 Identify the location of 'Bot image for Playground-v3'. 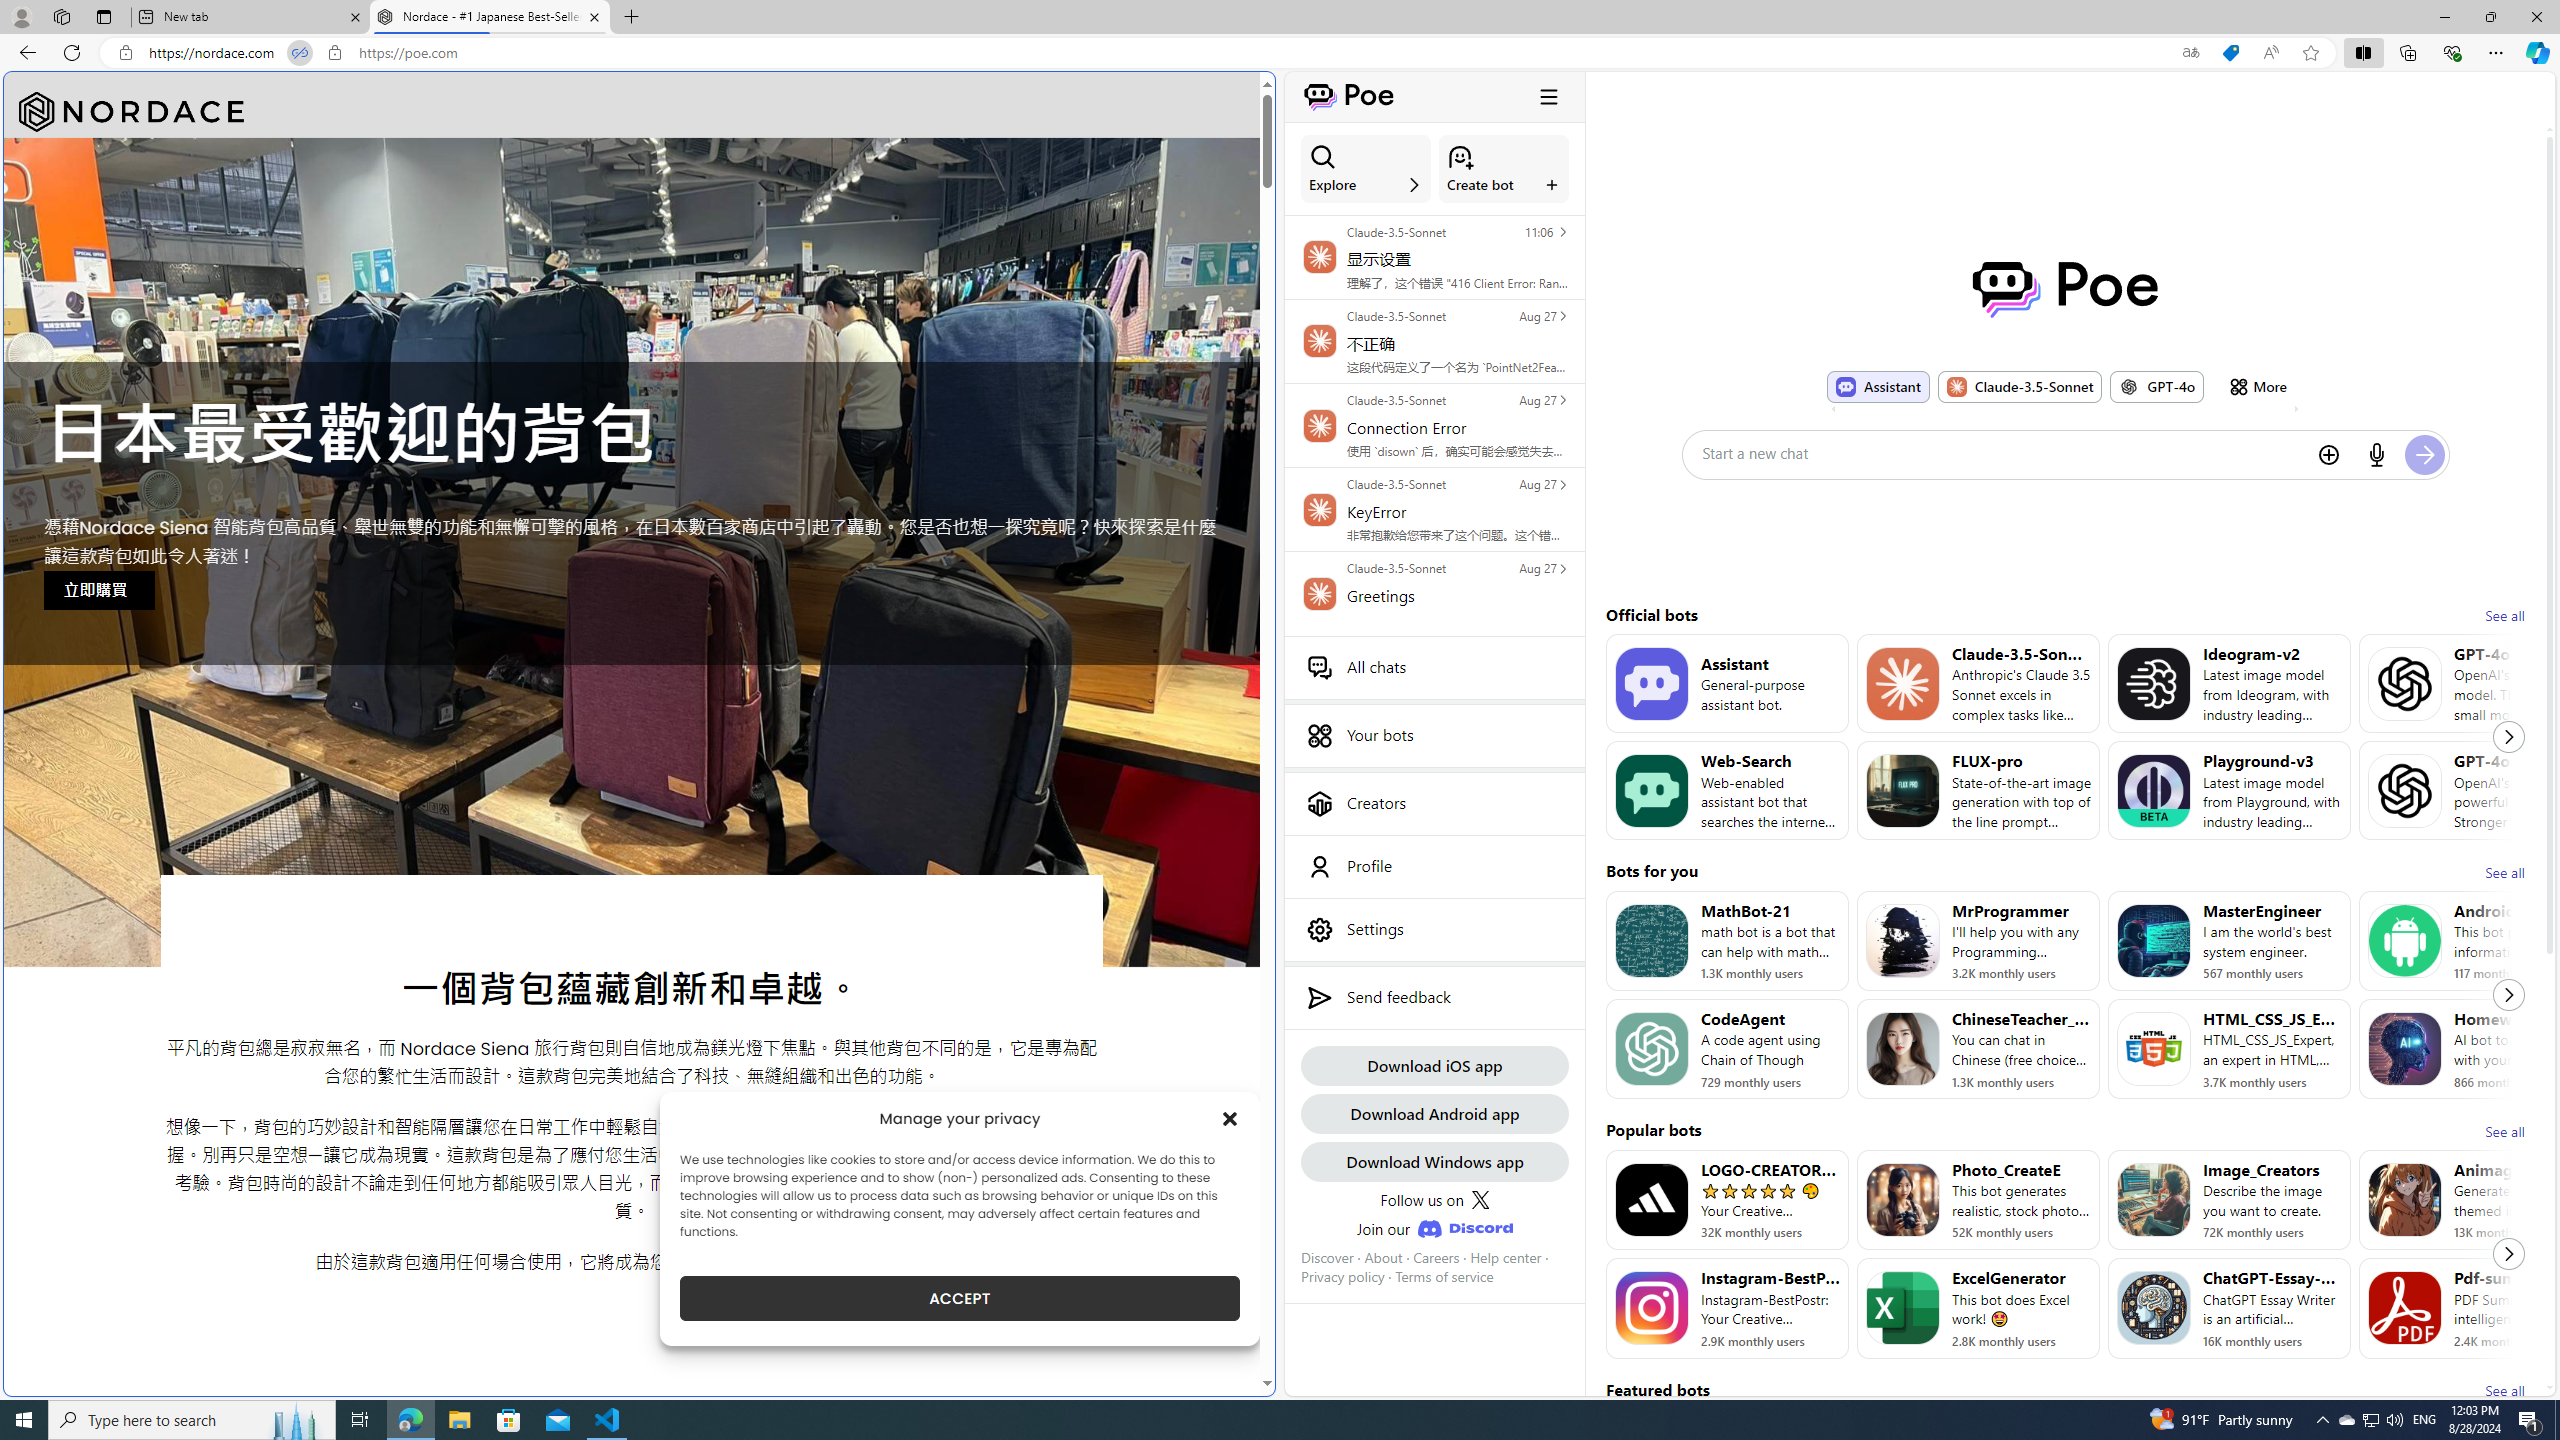
(2152, 789).